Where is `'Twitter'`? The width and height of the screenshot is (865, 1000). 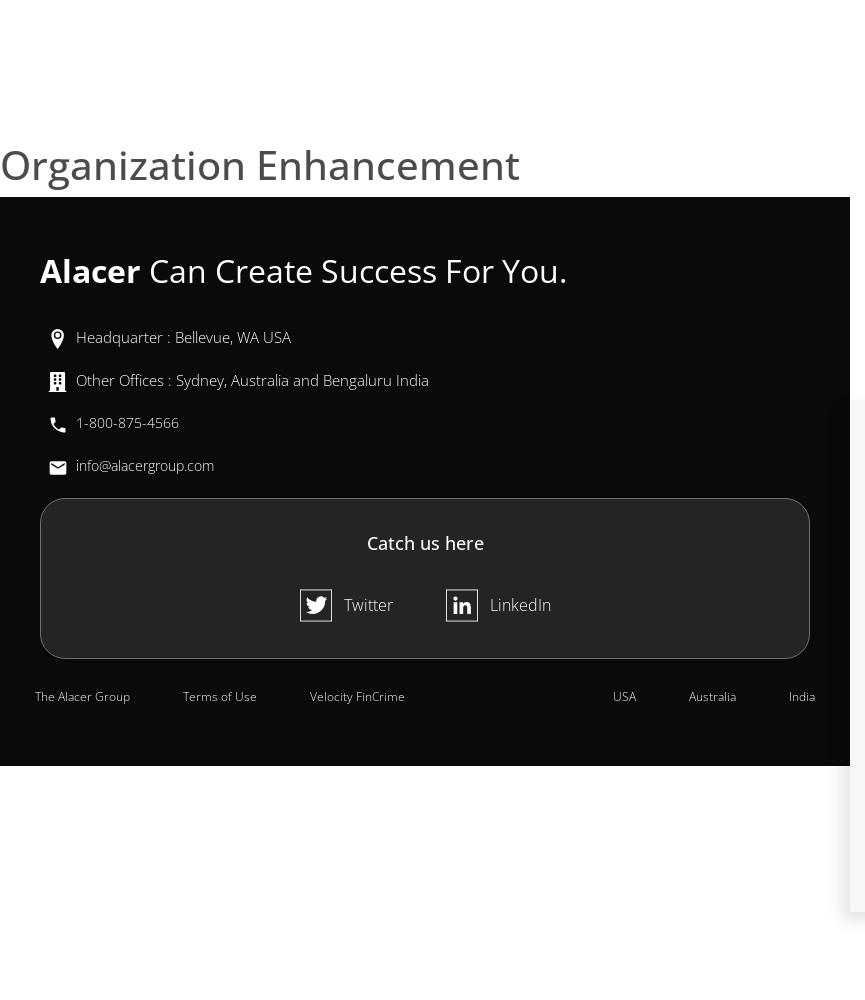
'Twitter' is located at coordinates (367, 604).